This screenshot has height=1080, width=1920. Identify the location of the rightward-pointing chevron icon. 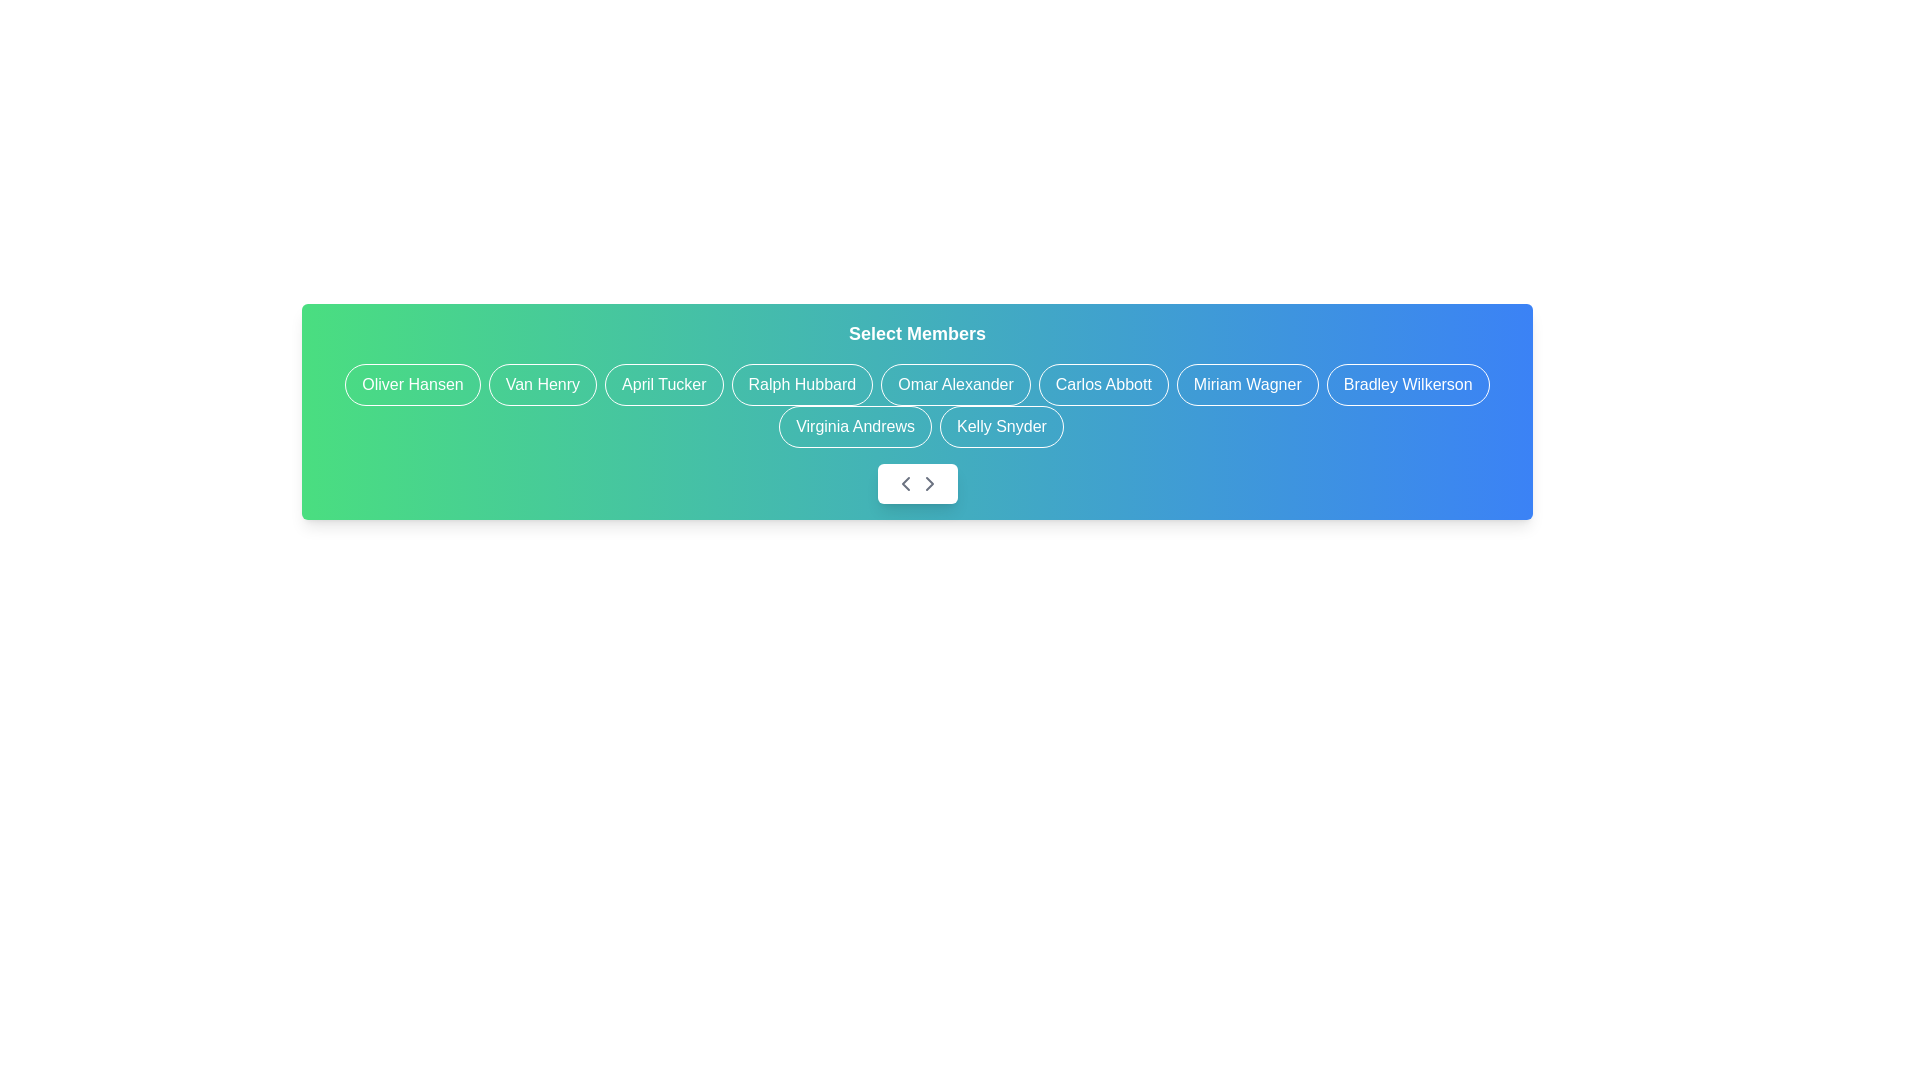
(928, 483).